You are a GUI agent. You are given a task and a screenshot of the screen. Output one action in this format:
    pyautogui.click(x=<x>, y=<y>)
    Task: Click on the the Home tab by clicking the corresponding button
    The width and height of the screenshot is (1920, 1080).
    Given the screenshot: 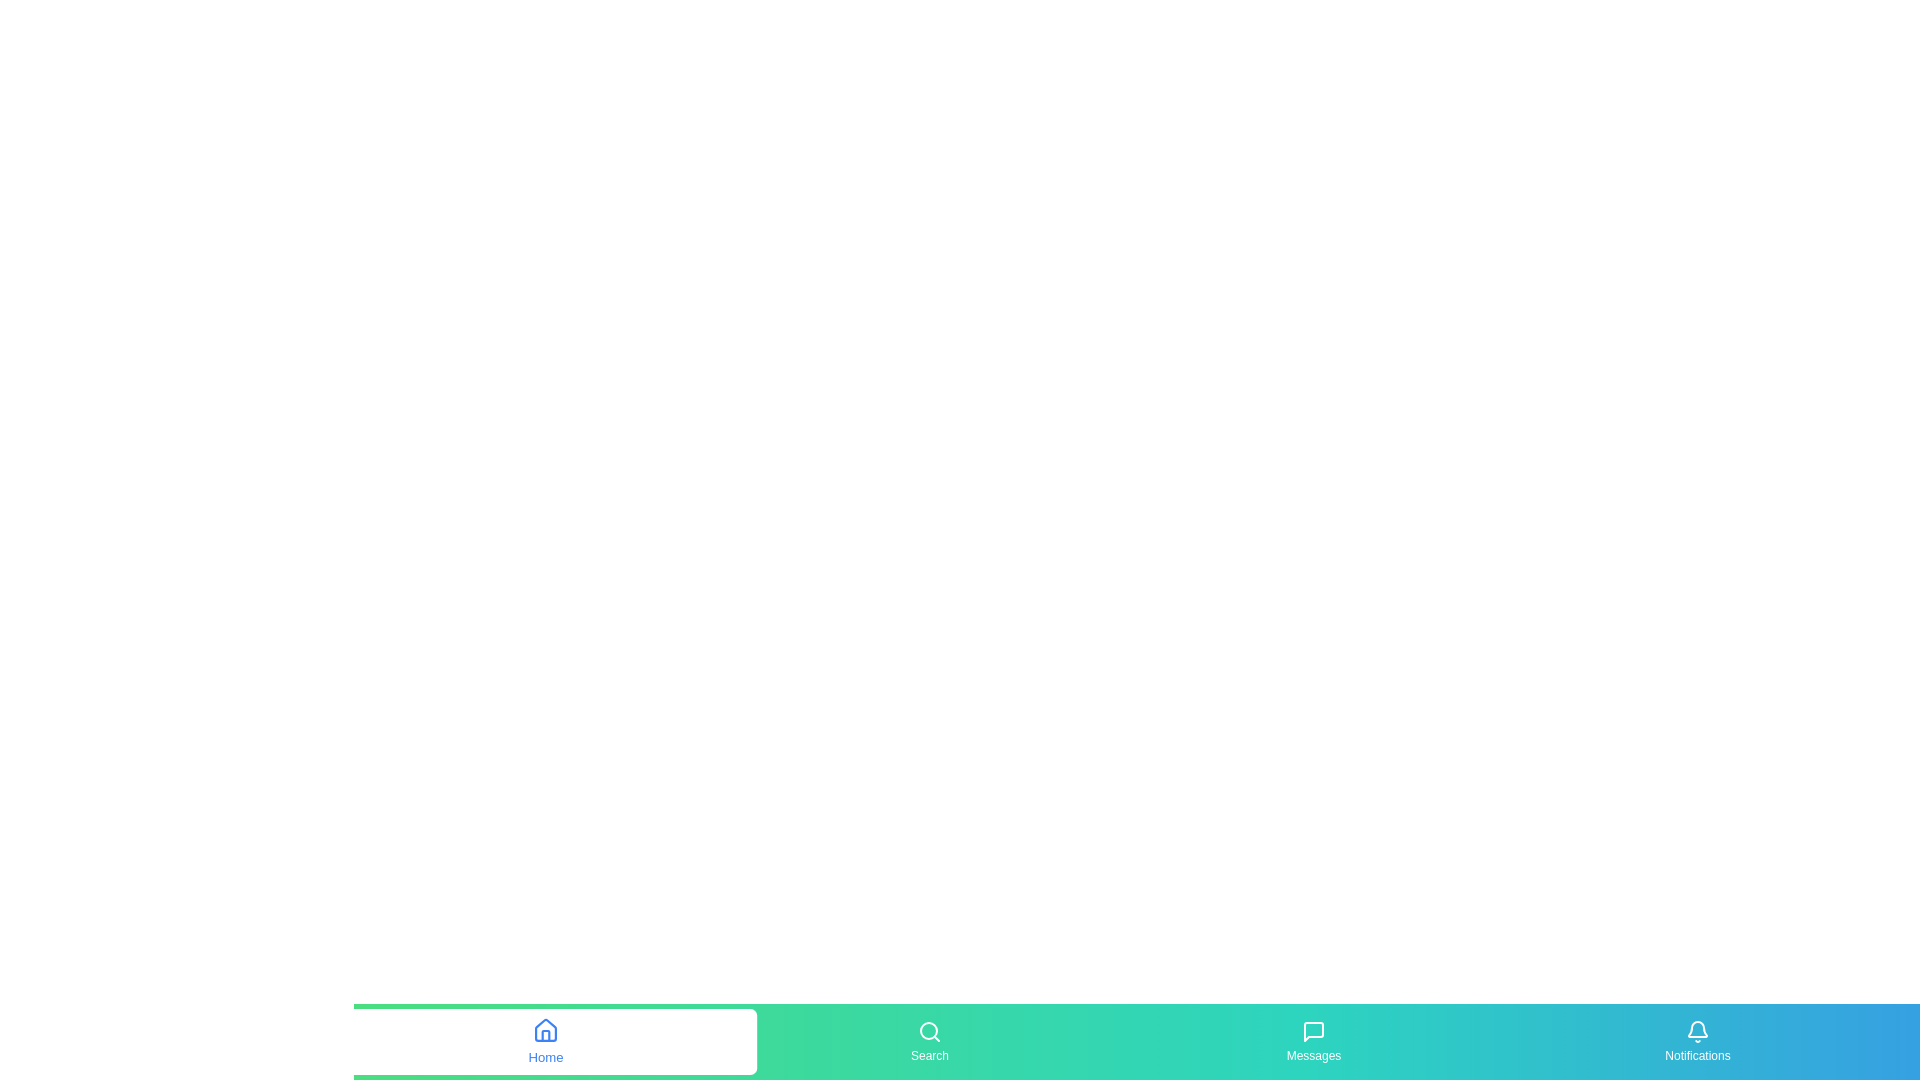 What is the action you would take?
    pyautogui.click(x=546, y=1040)
    